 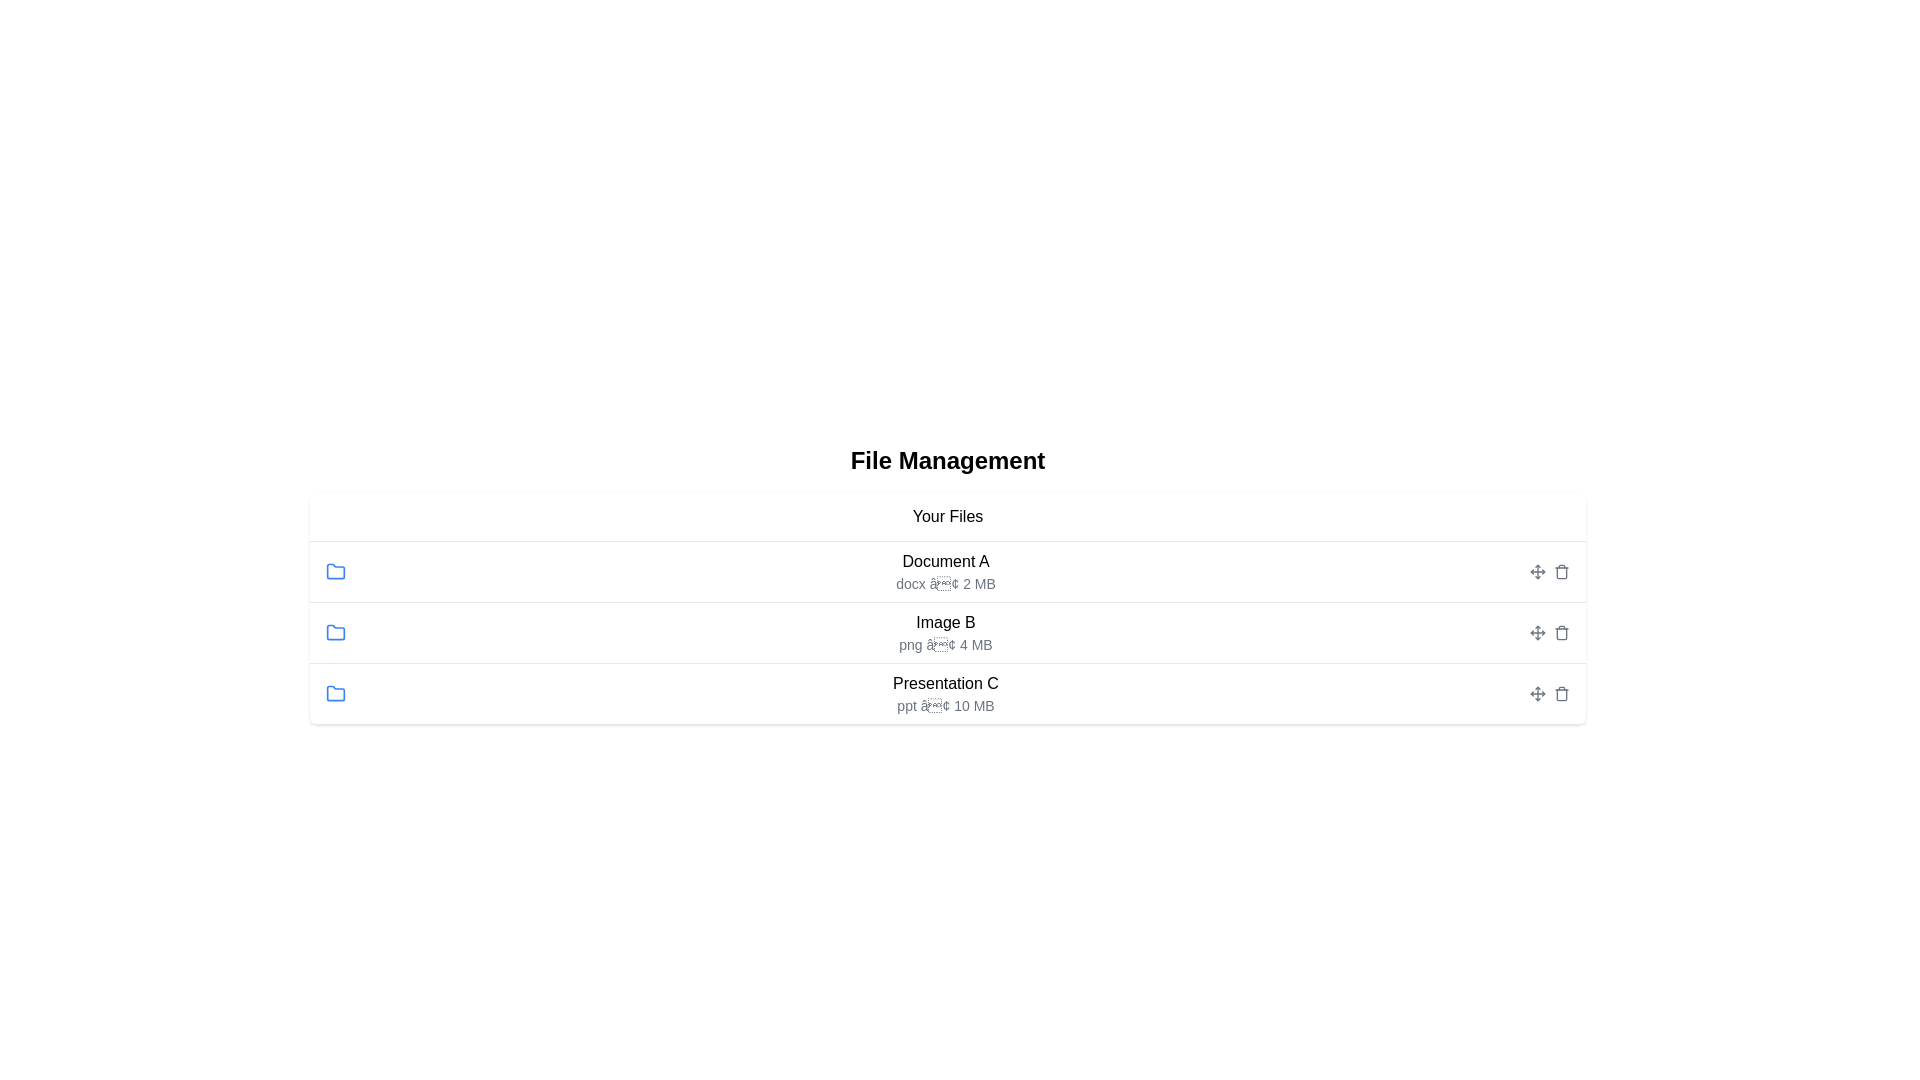 I want to click on to select the last list item with a blue folder icon and text 'Presentation C' in bold, followed by 'ppt • 10 MB', so click(x=947, y=693).